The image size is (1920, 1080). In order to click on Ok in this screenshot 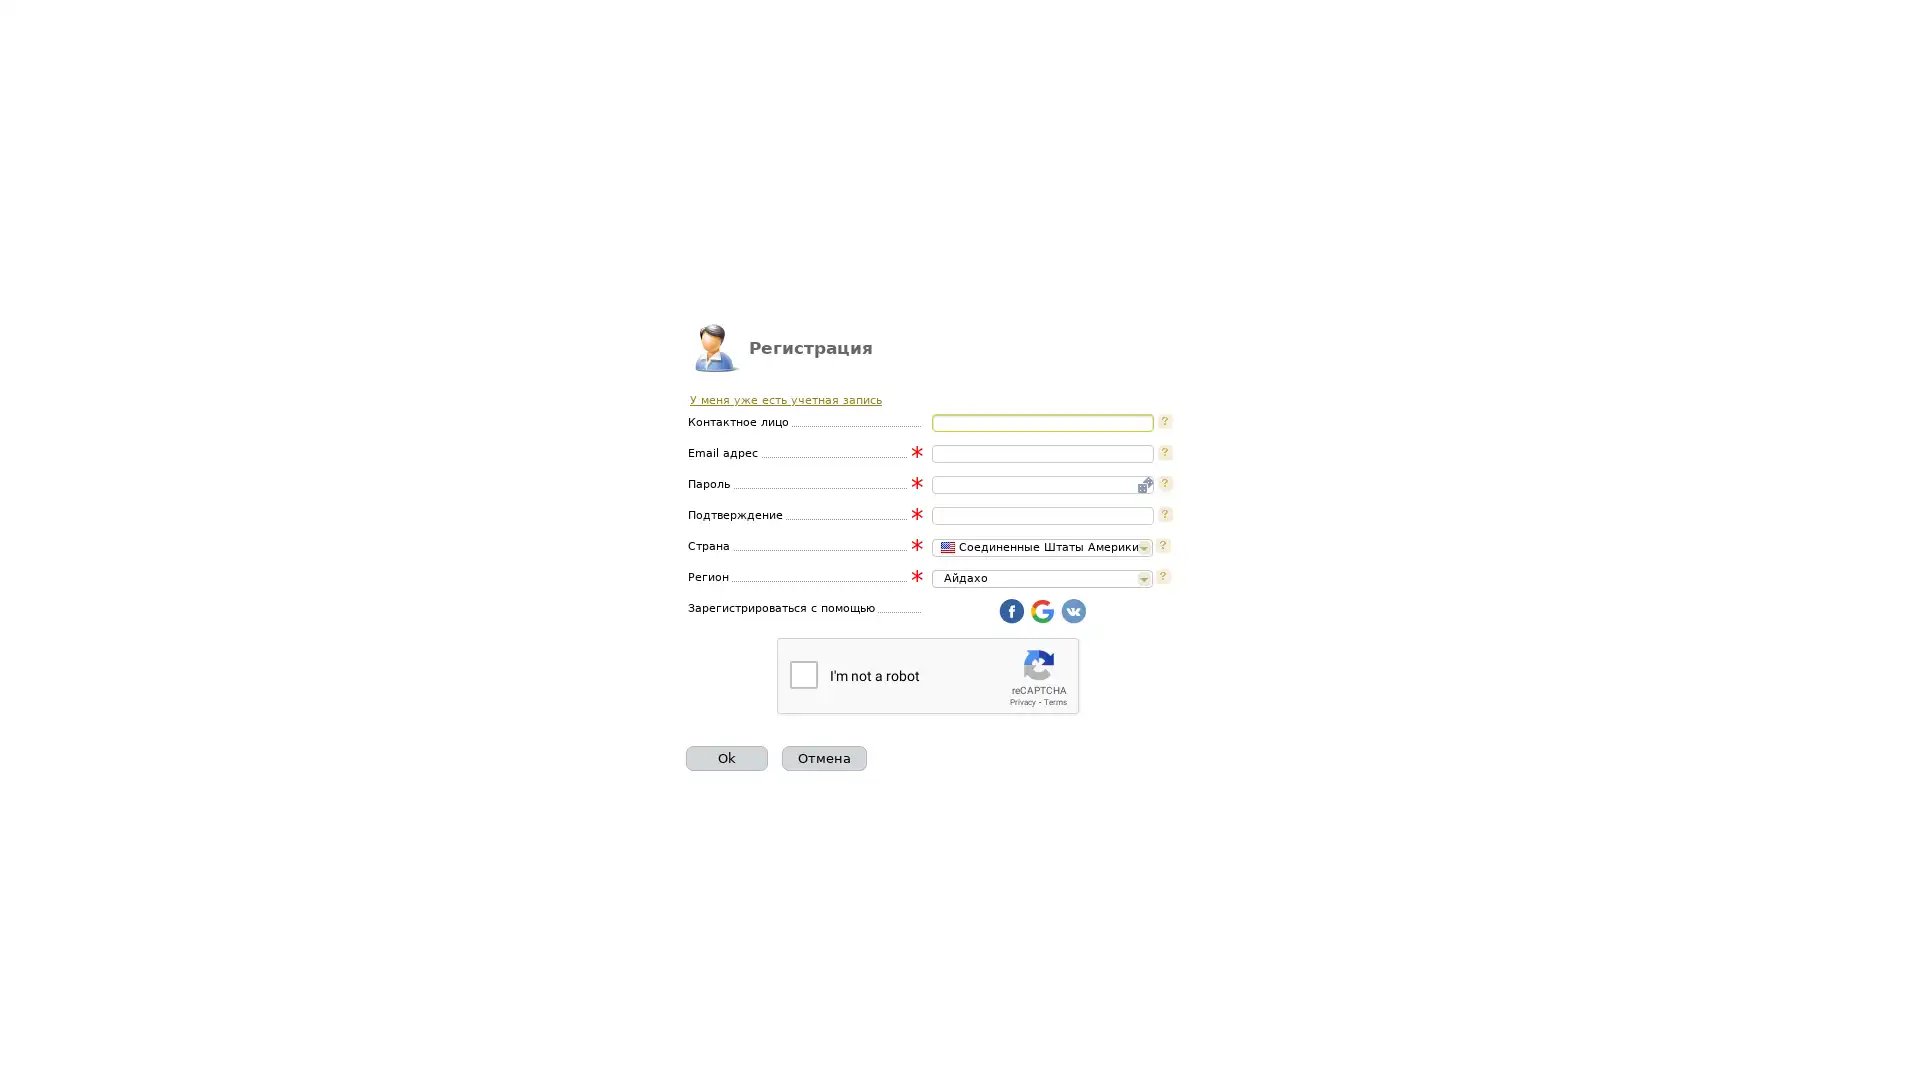, I will do `click(725, 758)`.